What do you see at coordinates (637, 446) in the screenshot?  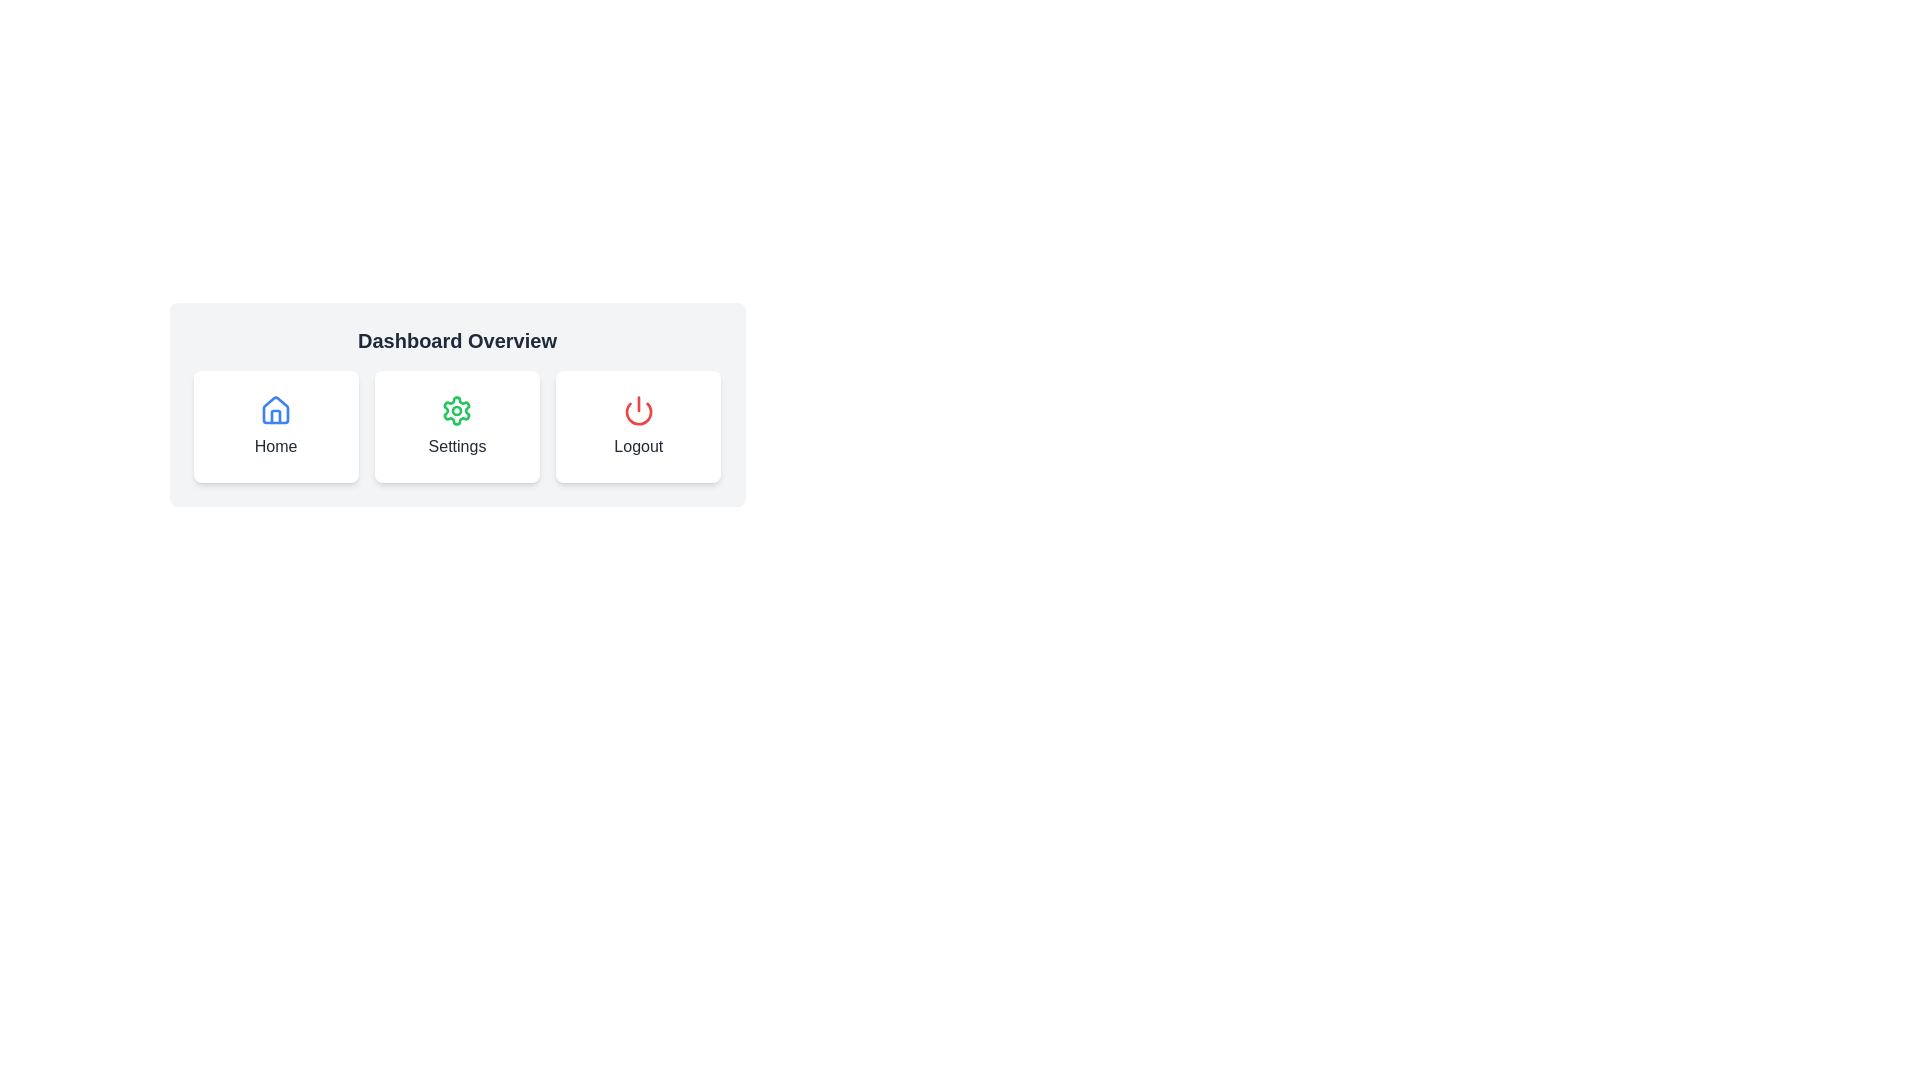 I see `text content of the logout label located under the red power icon, which is the third item in the horizontal arrangement of icons and labels` at bounding box center [637, 446].